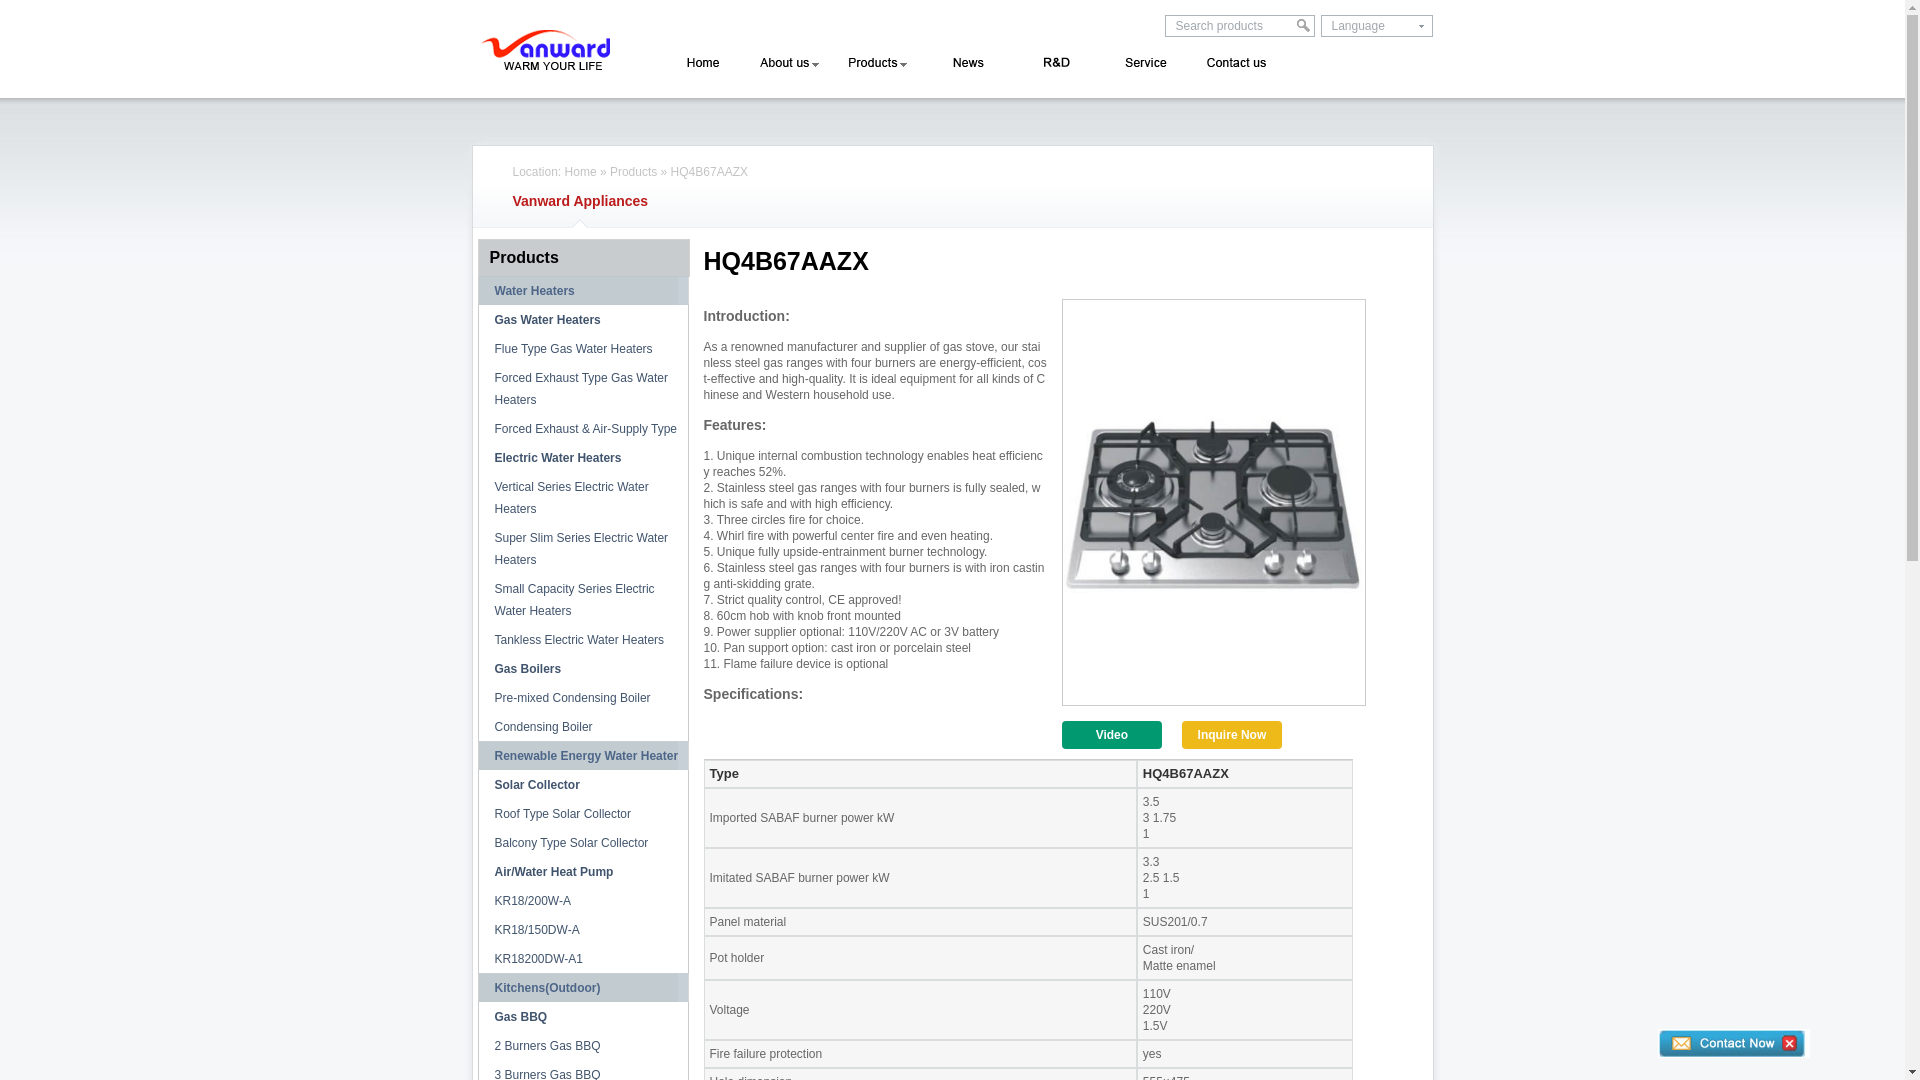  I want to click on 'Renewable Energy Water Heater', so click(582, 756).